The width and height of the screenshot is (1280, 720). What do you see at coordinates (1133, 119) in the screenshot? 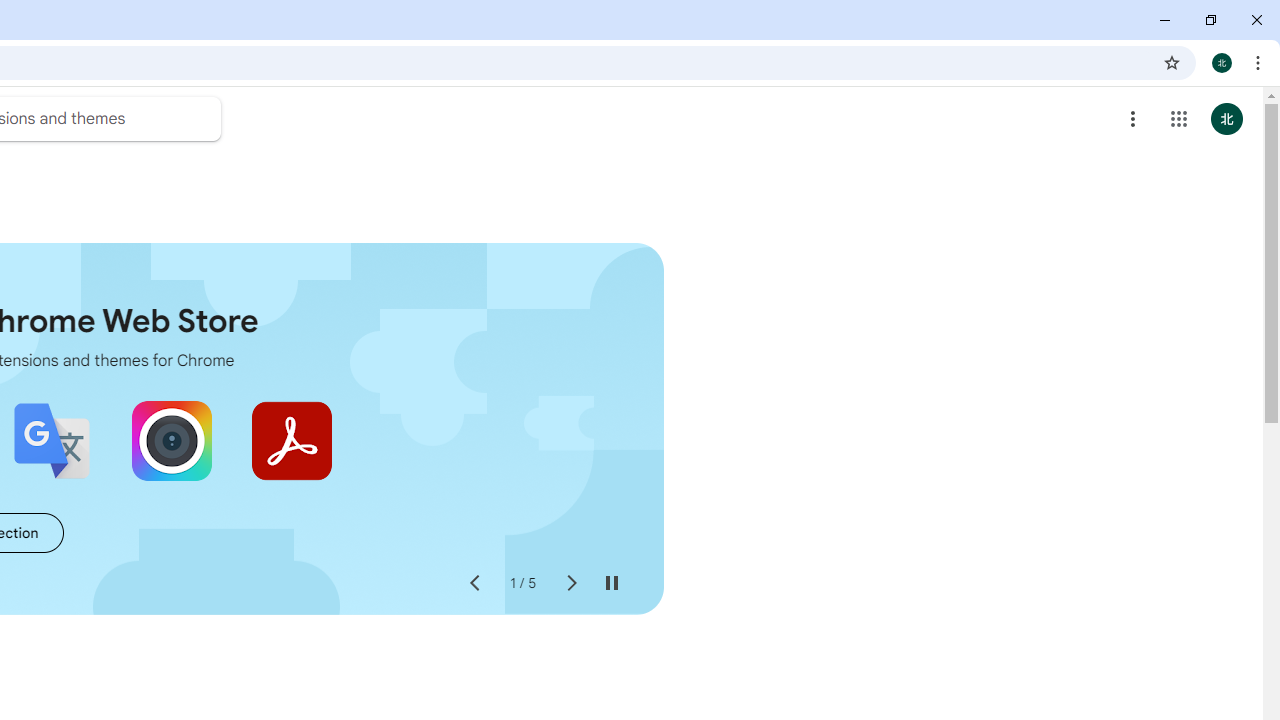
I see `'More options menu'` at bounding box center [1133, 119].